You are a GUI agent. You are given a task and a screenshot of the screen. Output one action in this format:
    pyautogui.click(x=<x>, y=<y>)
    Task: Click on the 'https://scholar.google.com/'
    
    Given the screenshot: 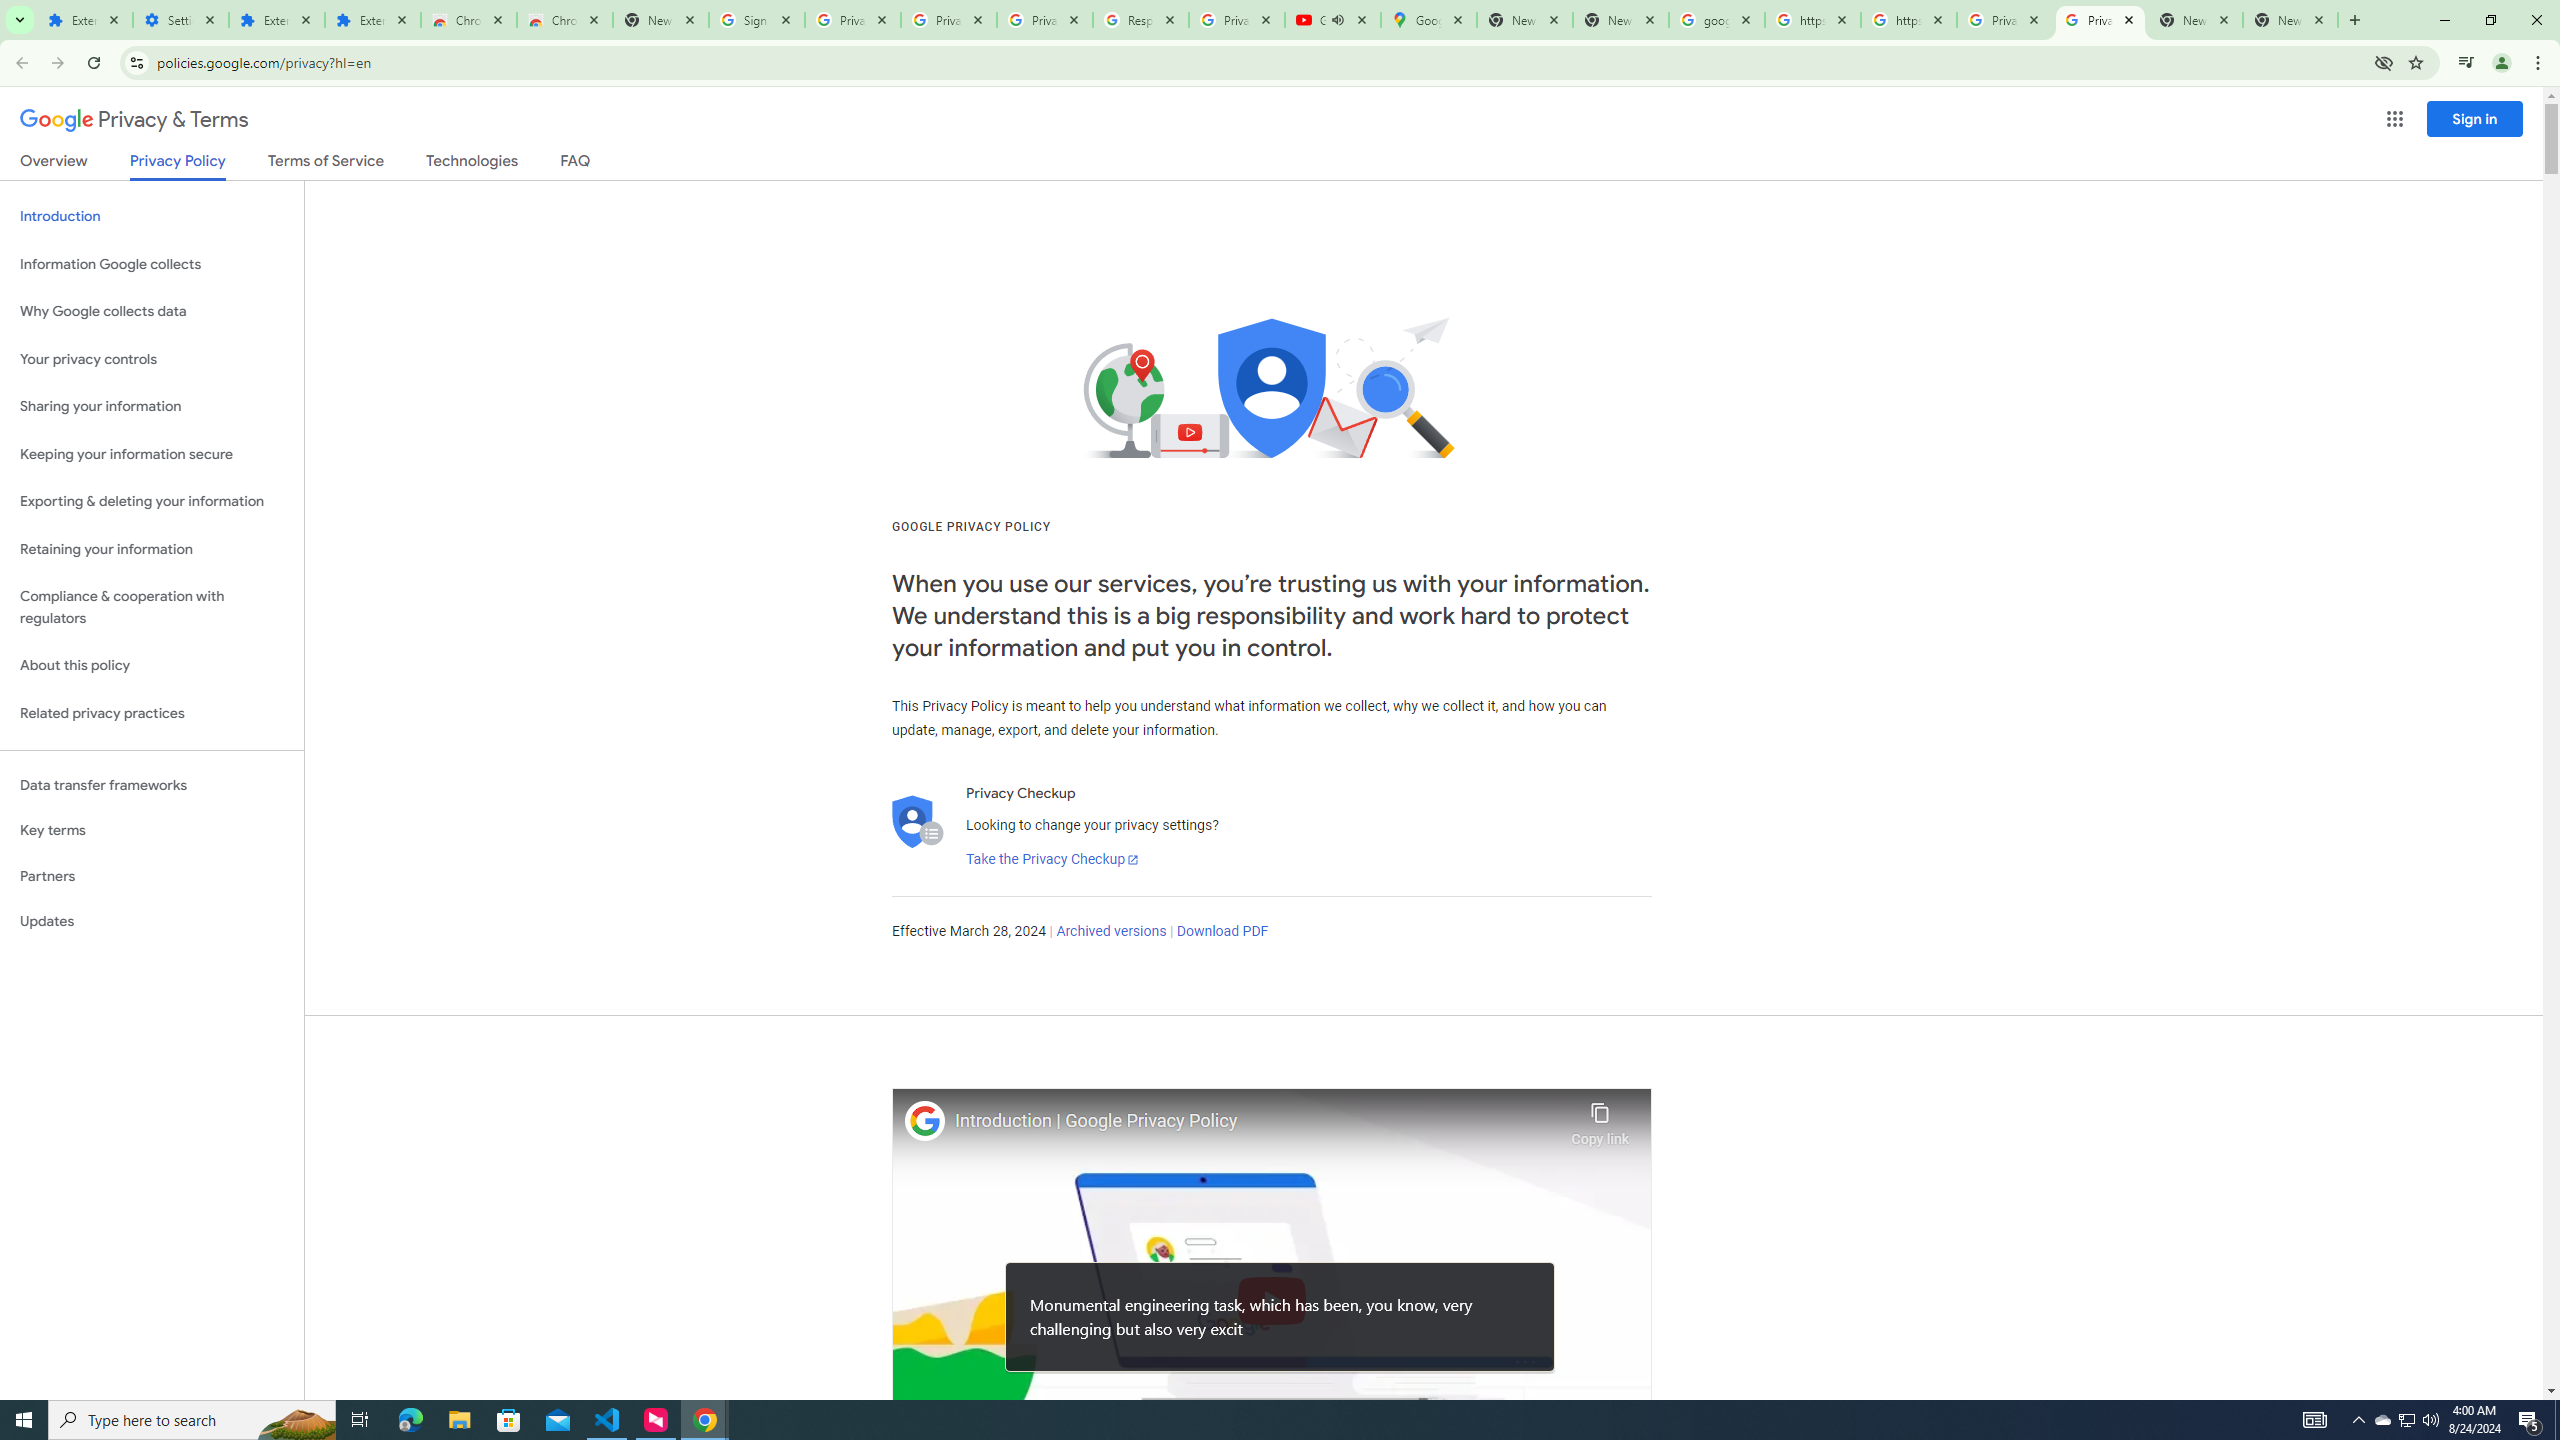 What is the action you would take?
    pyautogui.click(x=1811, y=19)
    